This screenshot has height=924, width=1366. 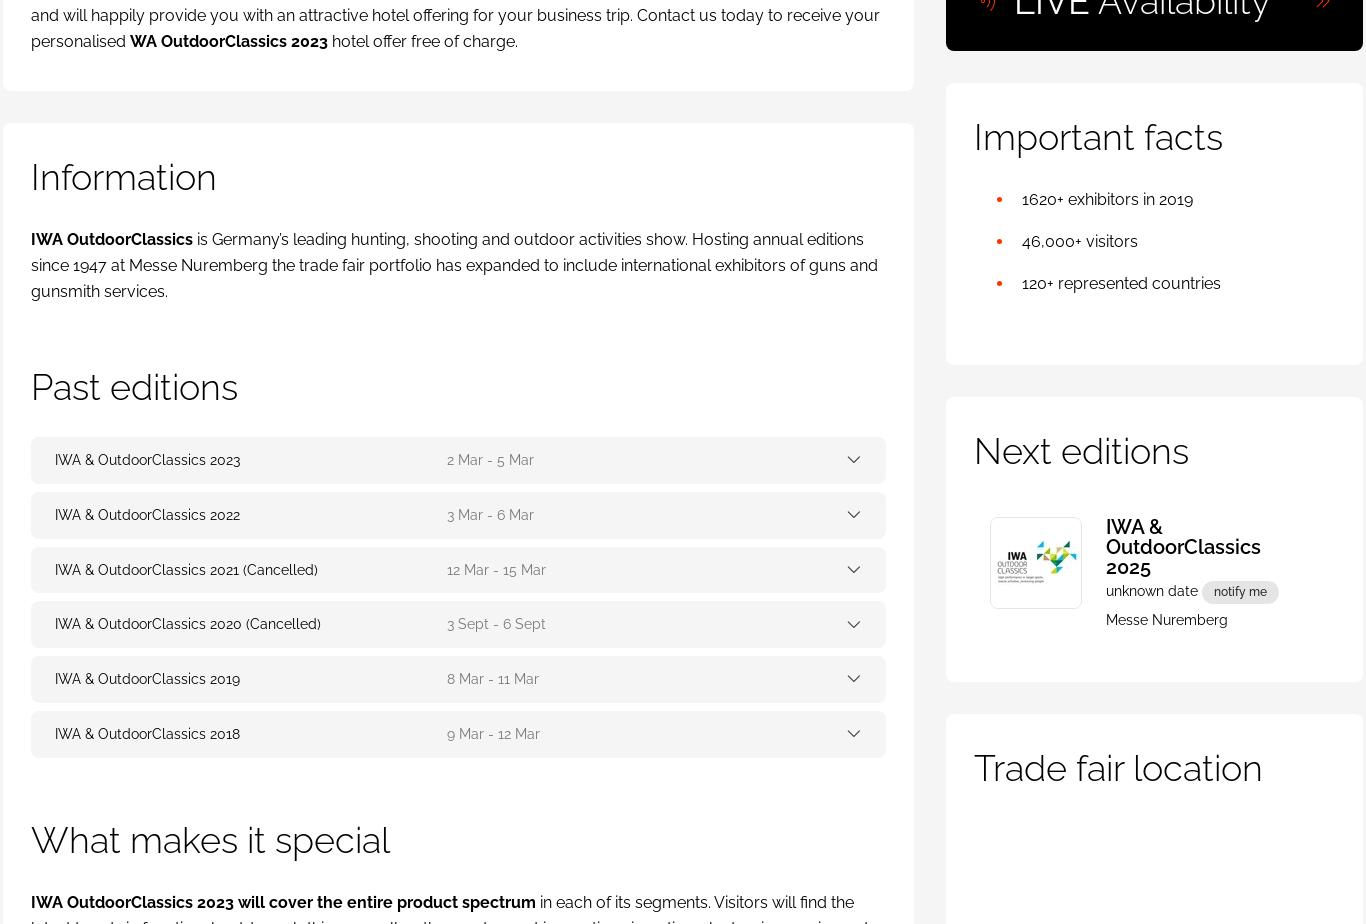 I want to click on 'Fill in the the hotel booking form for', so click(x=149, y=412).